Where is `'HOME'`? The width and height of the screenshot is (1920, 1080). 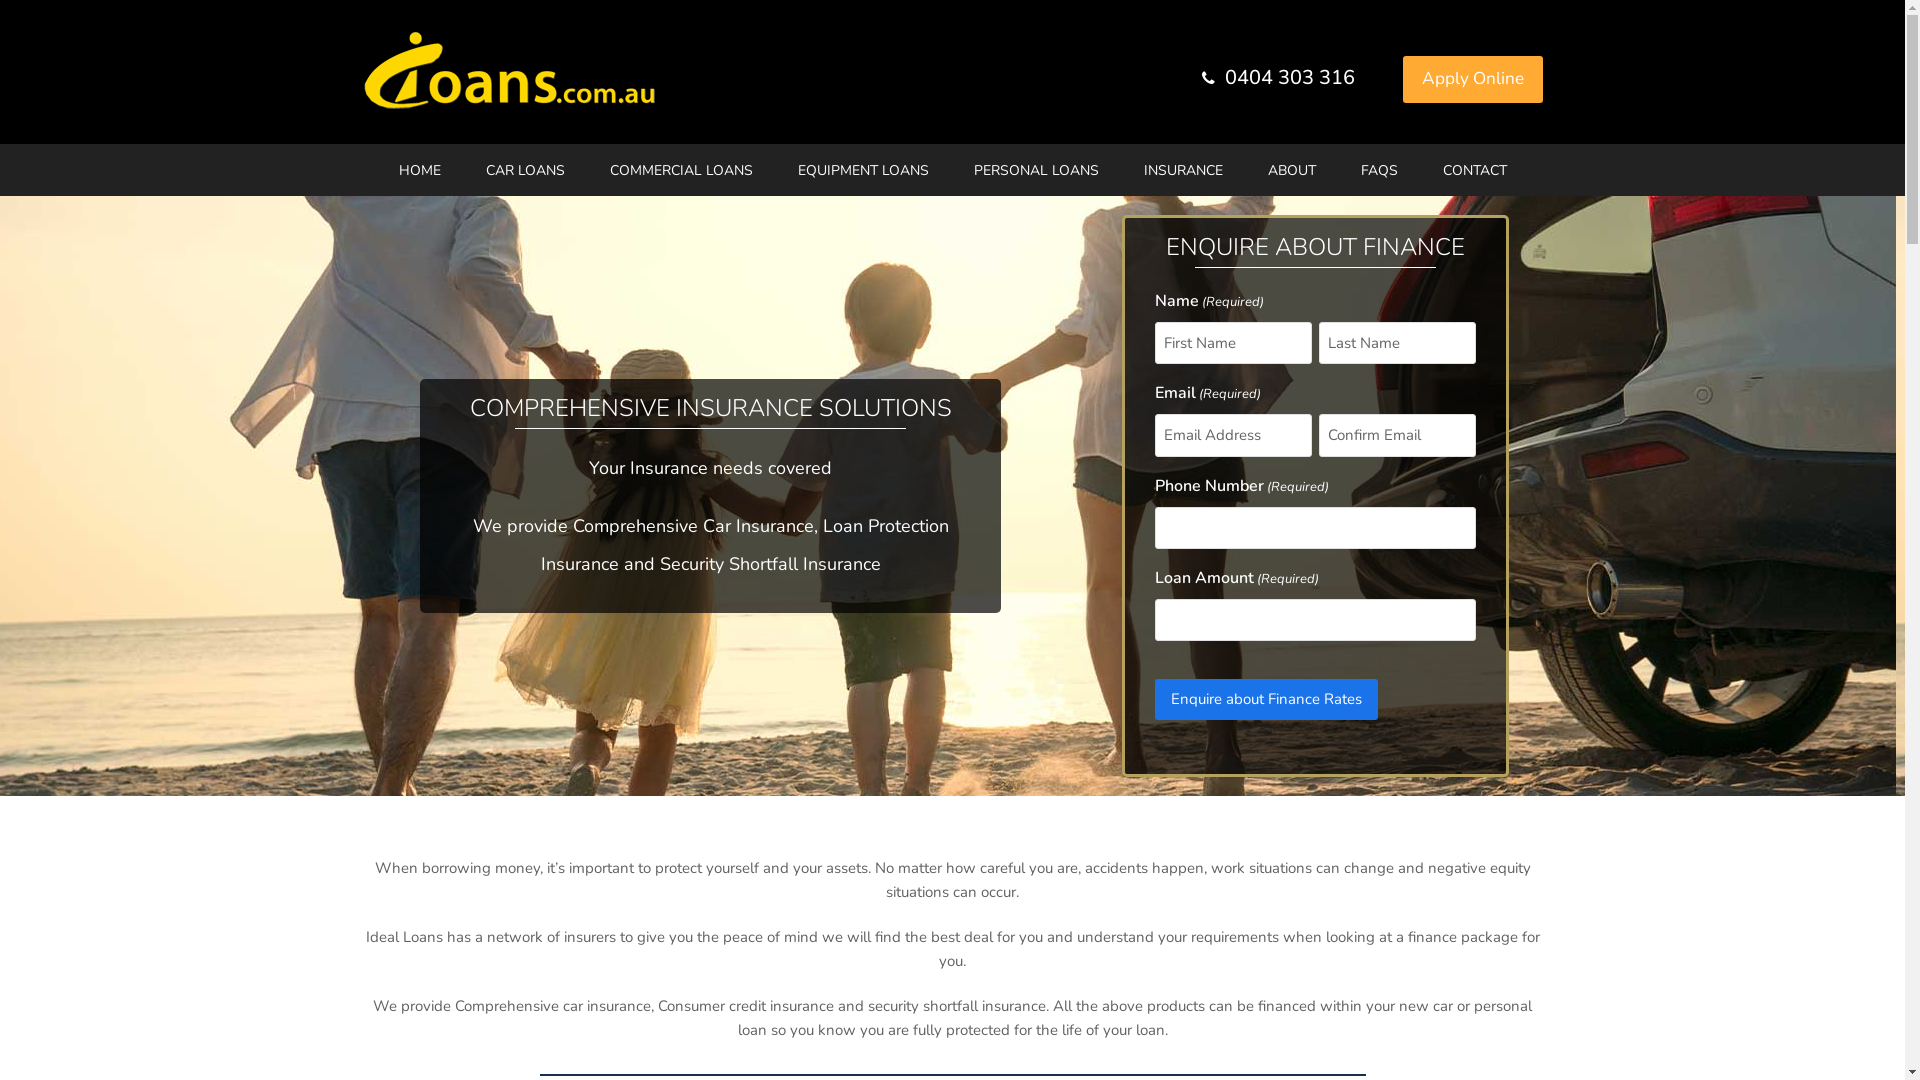
'HOME' is located at coordinates (378, 168).